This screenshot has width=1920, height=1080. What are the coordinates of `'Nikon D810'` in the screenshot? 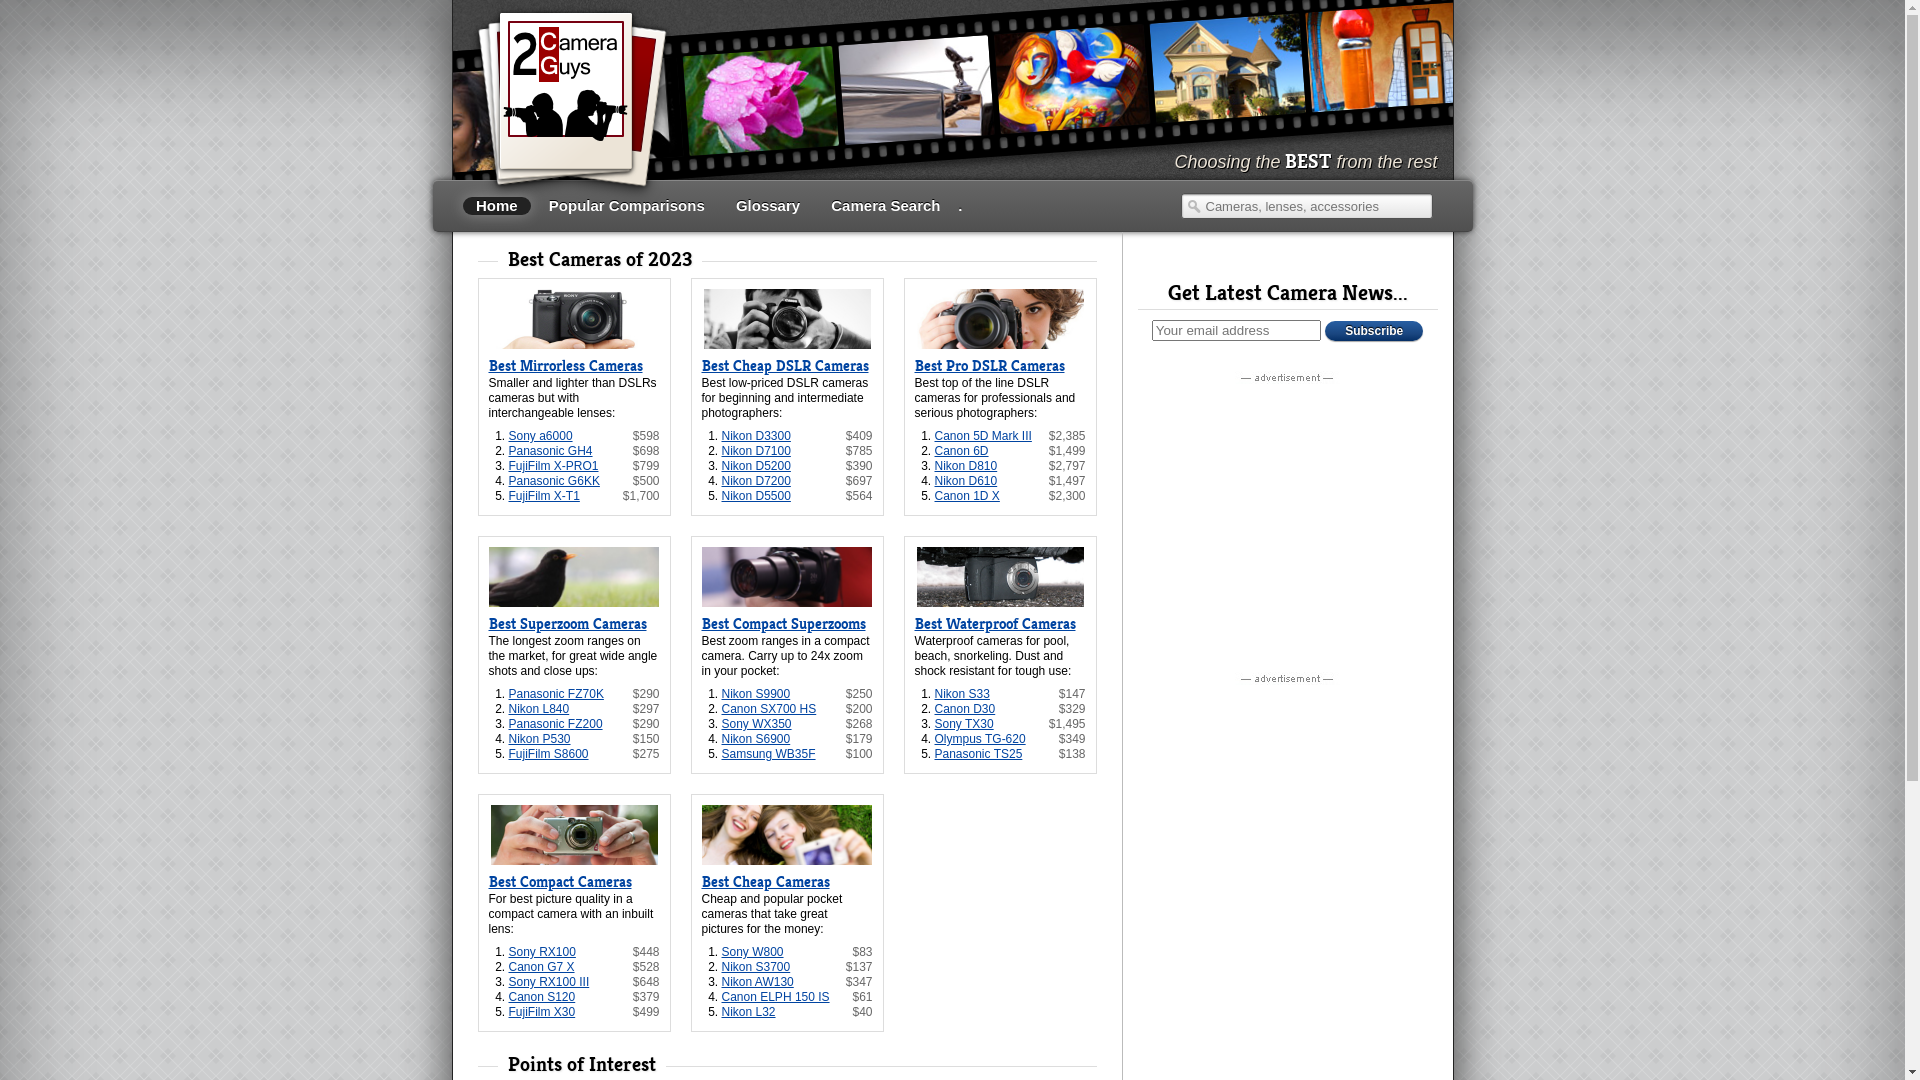 It's located at (933, 466).